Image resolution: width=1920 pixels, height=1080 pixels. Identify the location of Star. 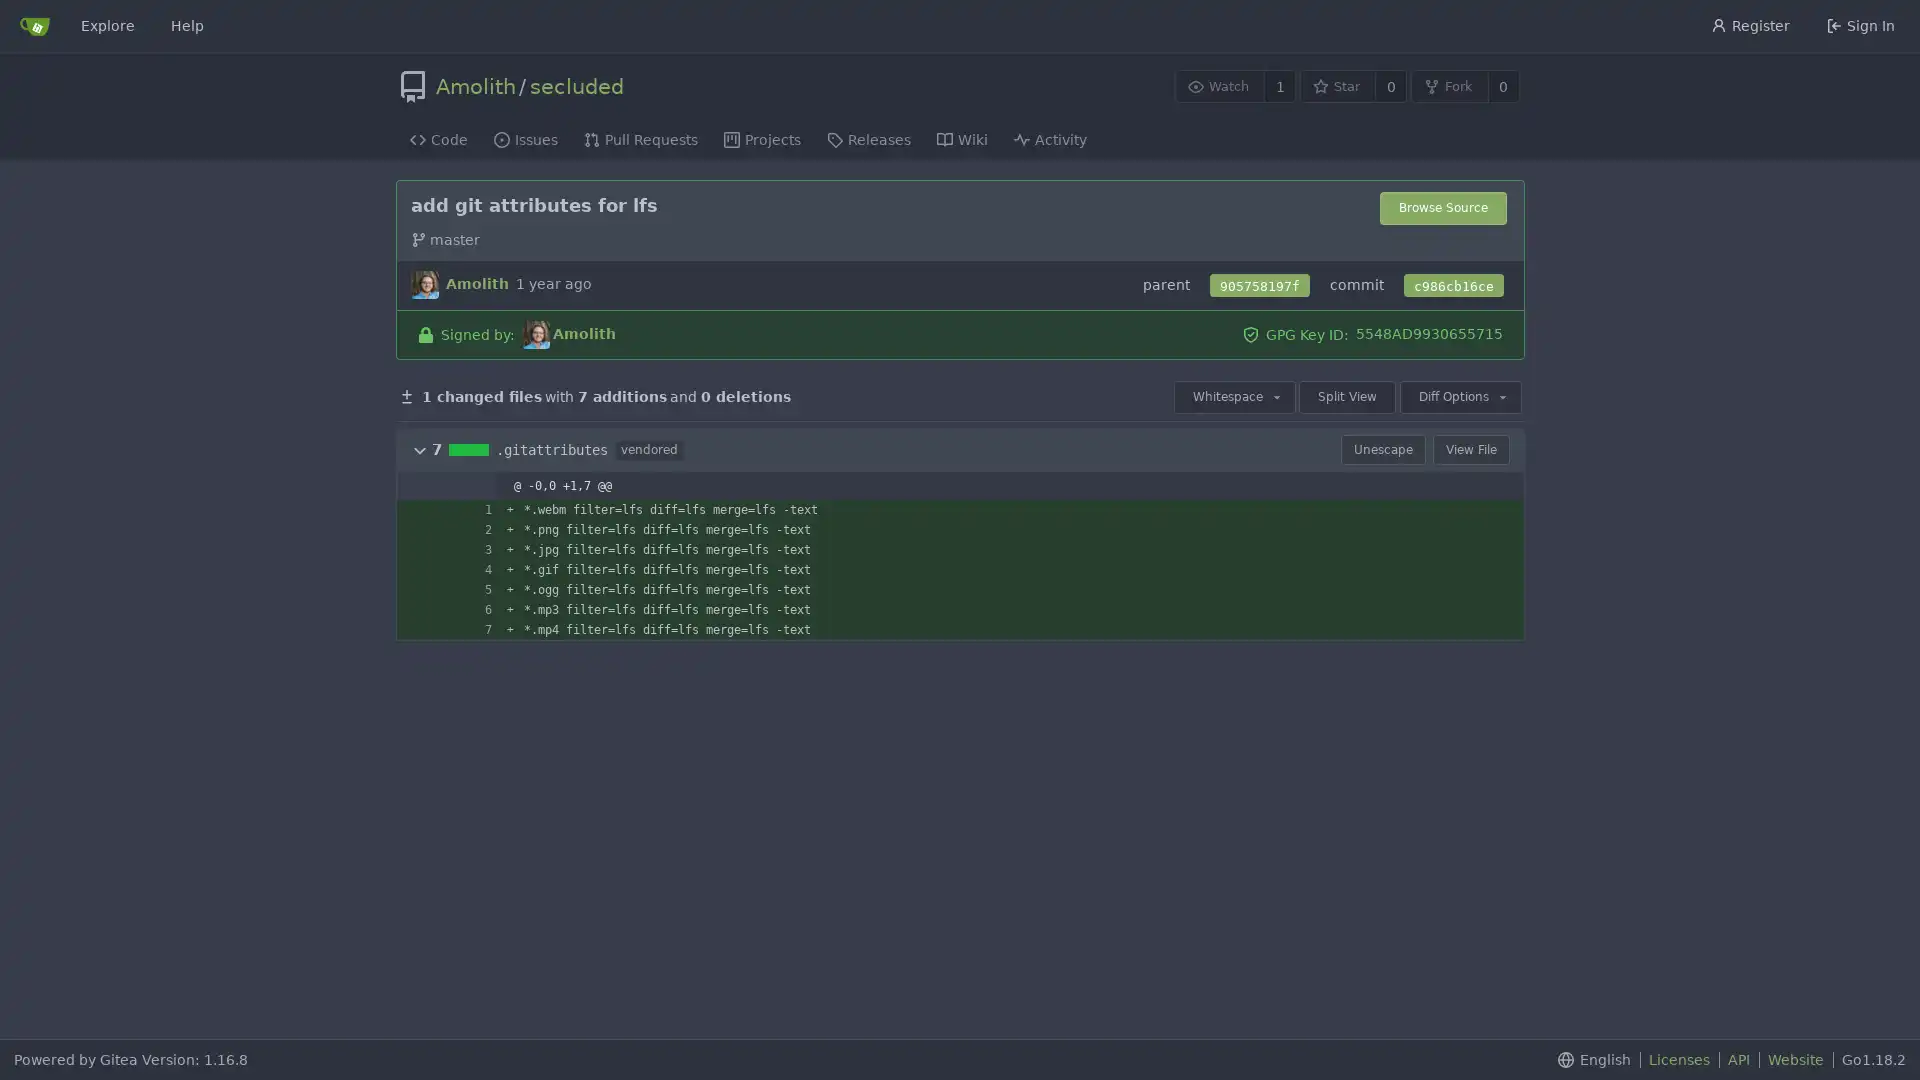
(1337, 85).